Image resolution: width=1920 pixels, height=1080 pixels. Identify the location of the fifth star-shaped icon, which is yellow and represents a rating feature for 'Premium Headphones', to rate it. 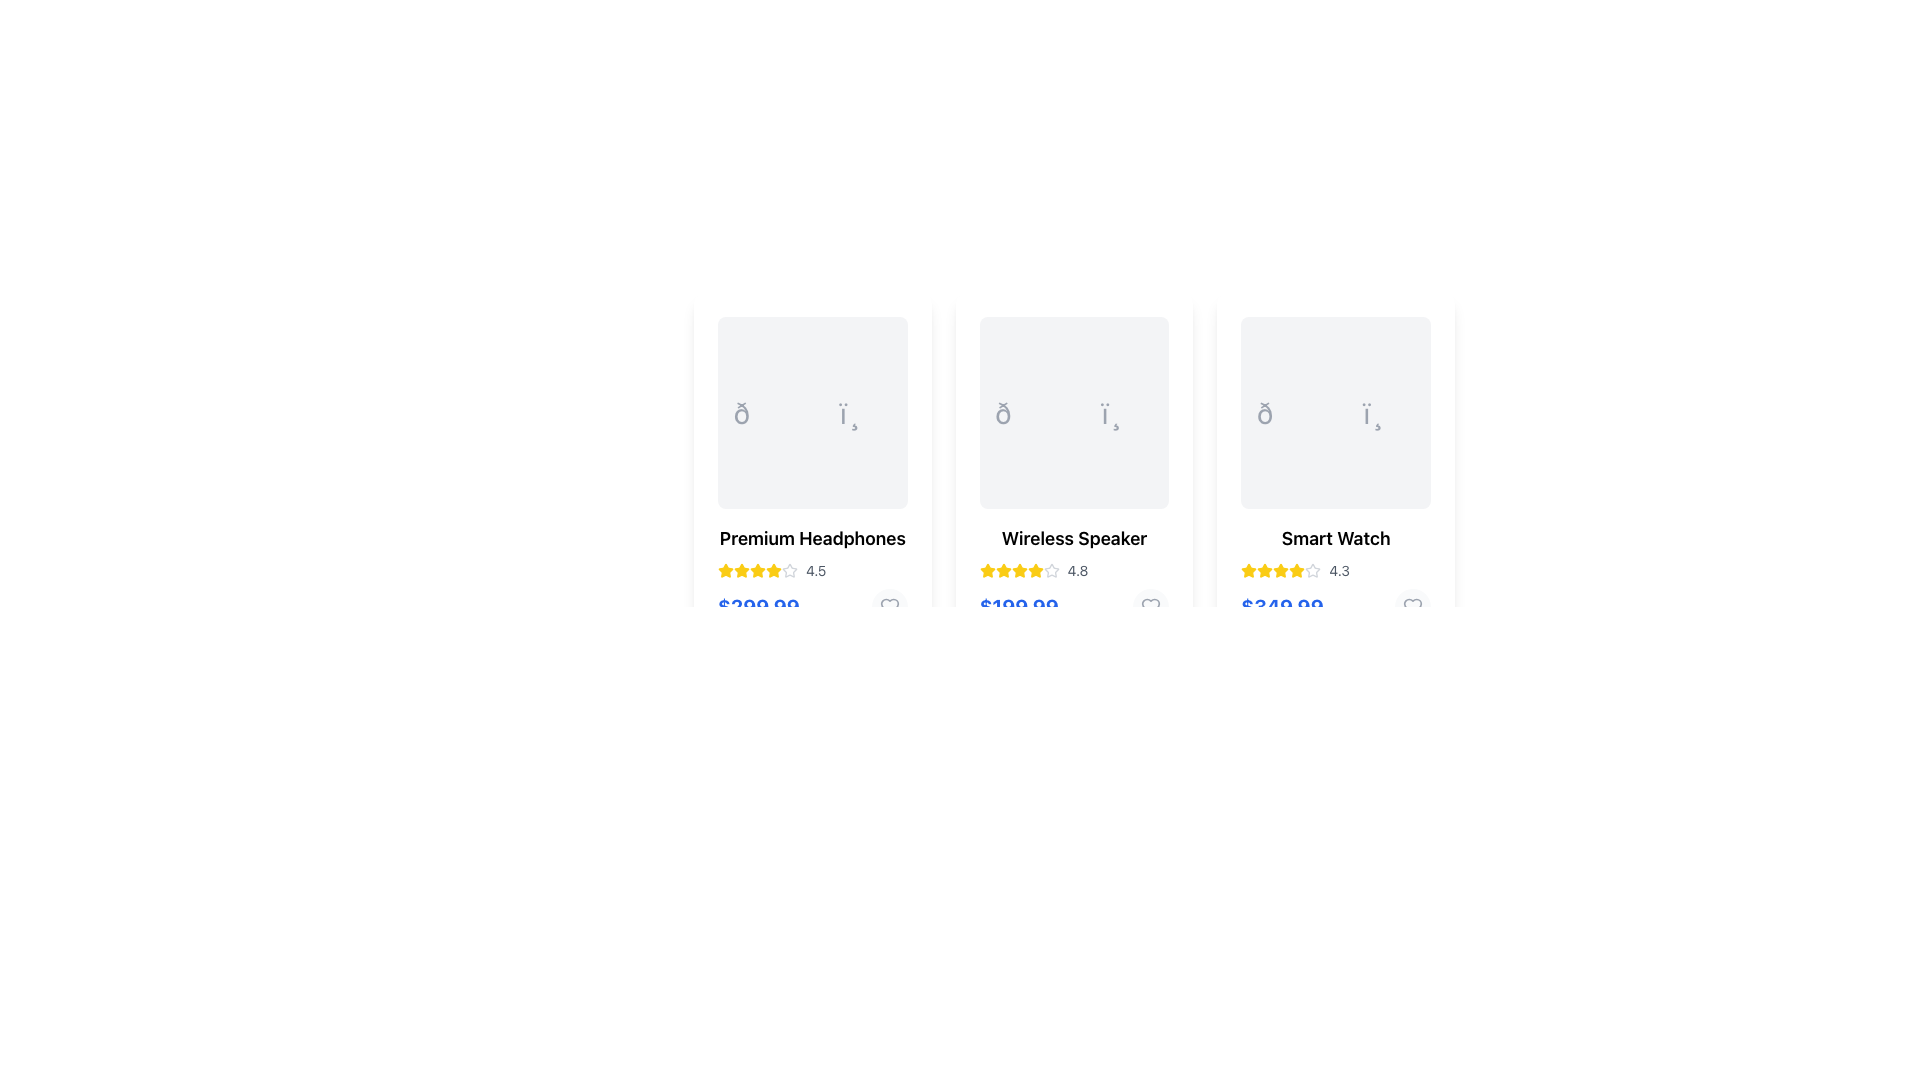
(724, 570).